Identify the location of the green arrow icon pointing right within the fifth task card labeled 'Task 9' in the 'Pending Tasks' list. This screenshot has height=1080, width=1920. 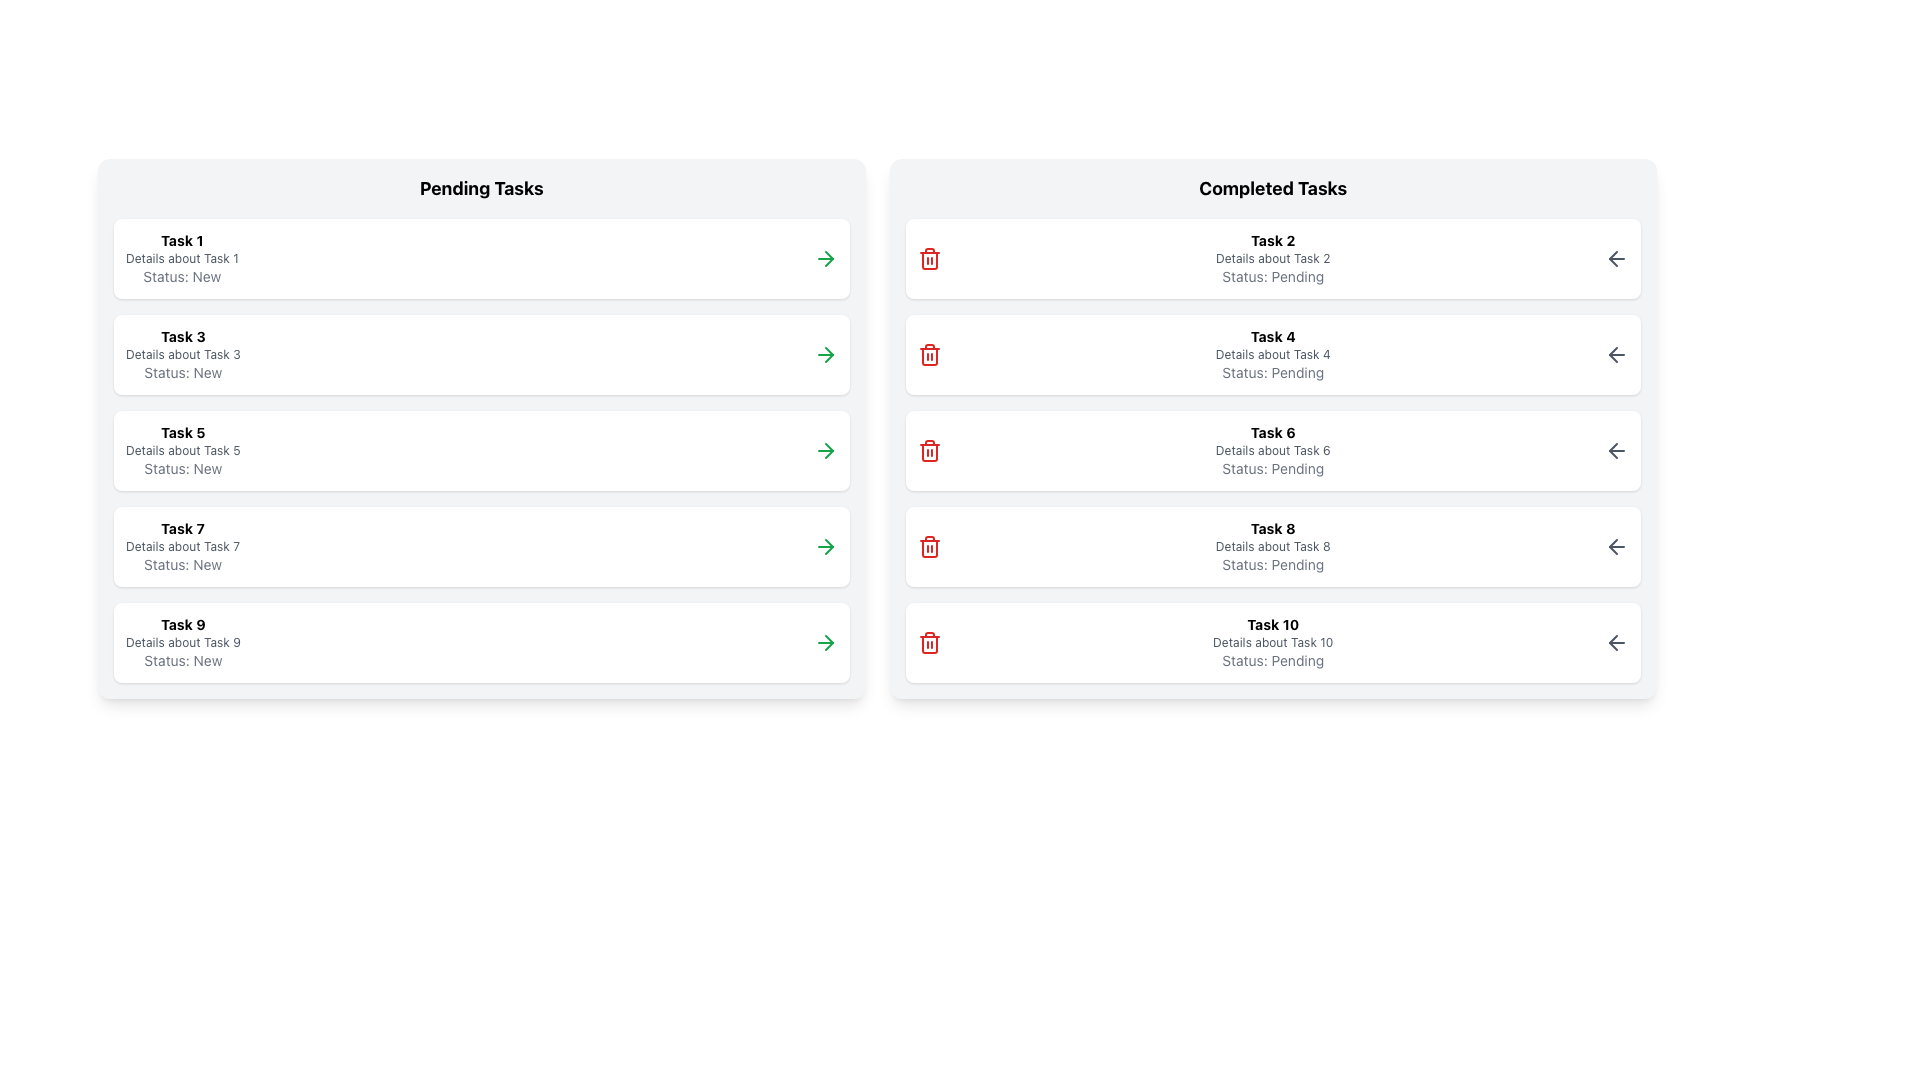
(829, 547).